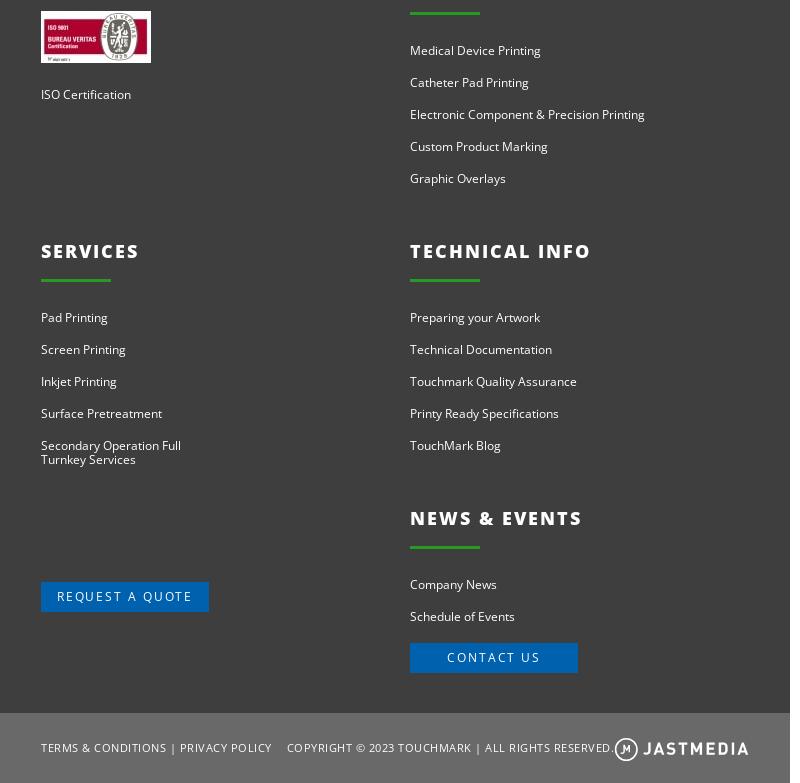  Describe the element at coordinates (86, 94) in the screenshot. I see `'ISO Certification'` at that location.